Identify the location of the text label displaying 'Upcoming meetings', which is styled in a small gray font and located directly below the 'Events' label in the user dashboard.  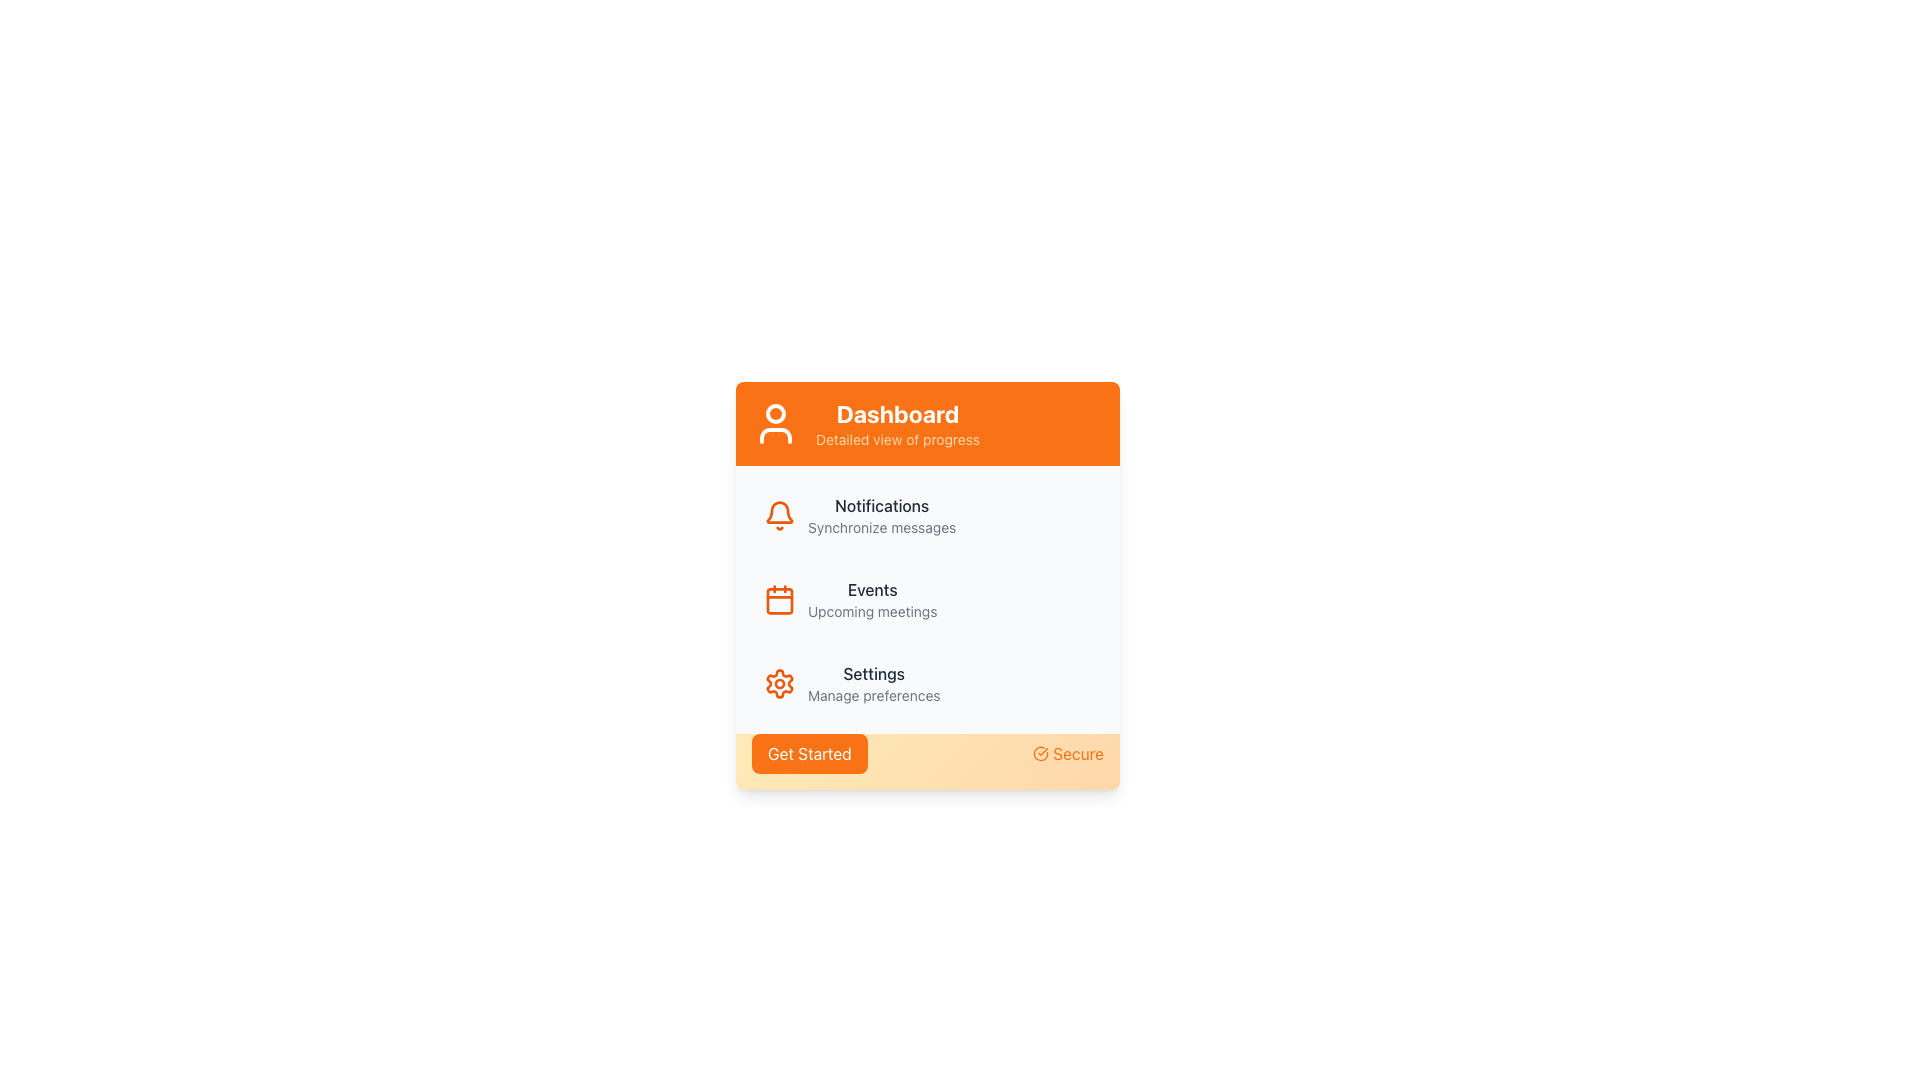
(872, 611).